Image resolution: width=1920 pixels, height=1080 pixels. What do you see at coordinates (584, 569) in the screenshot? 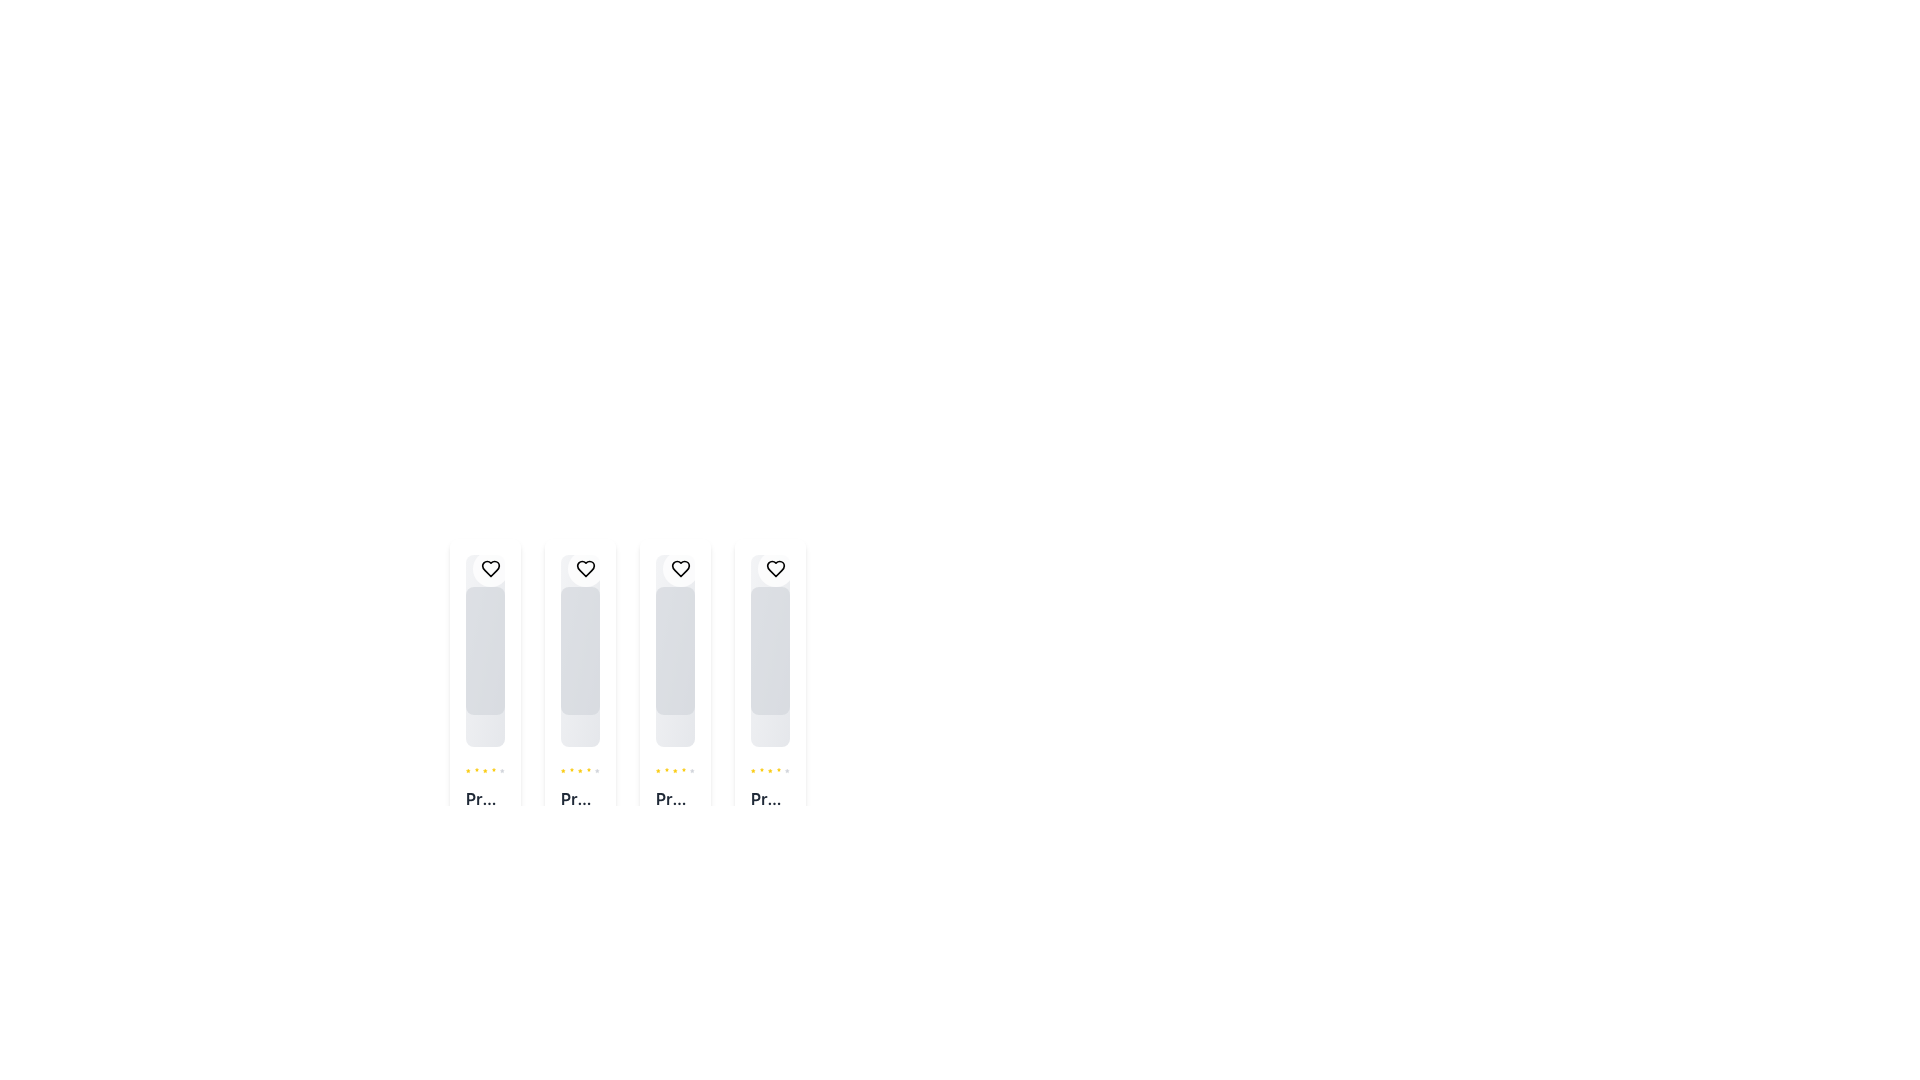
I see `the heart-shaped icon outlined in black` at bounding box center [584, 569].